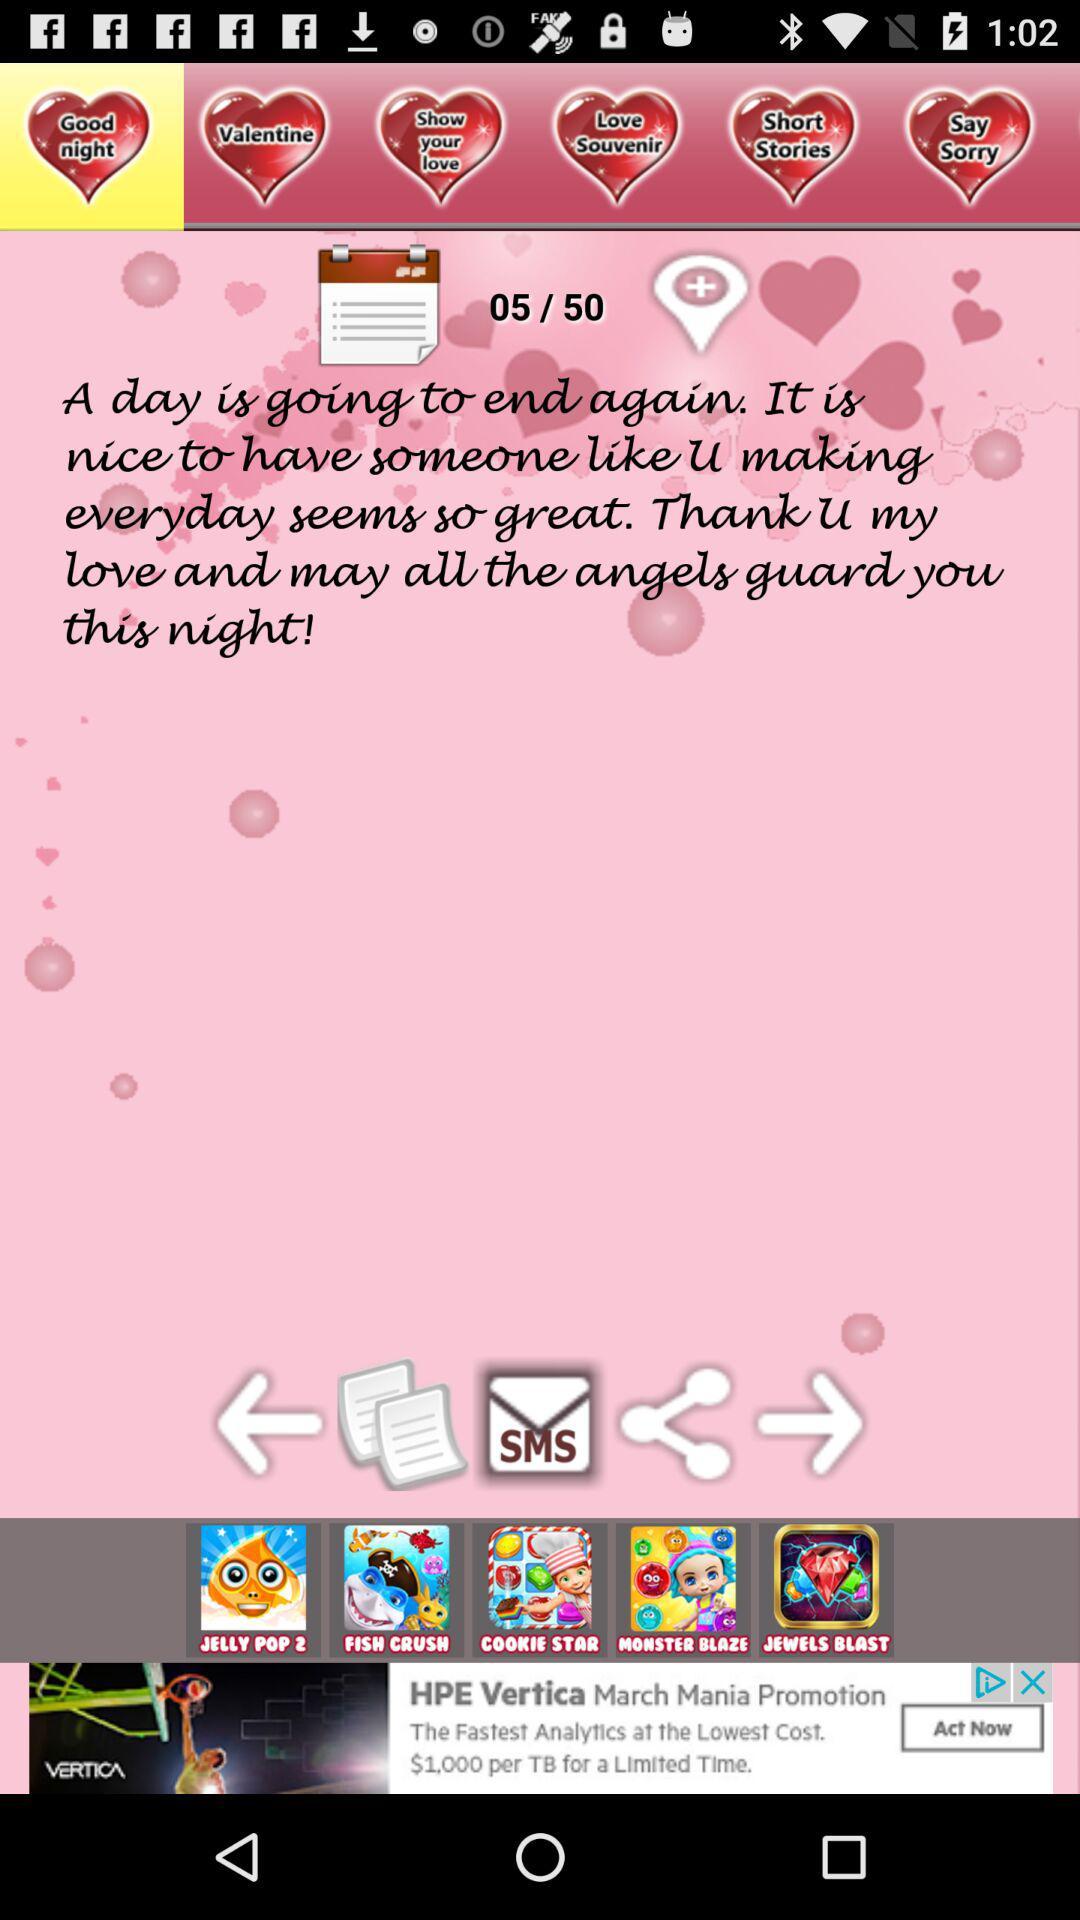  I want to click on go back, so click(270, 1422).